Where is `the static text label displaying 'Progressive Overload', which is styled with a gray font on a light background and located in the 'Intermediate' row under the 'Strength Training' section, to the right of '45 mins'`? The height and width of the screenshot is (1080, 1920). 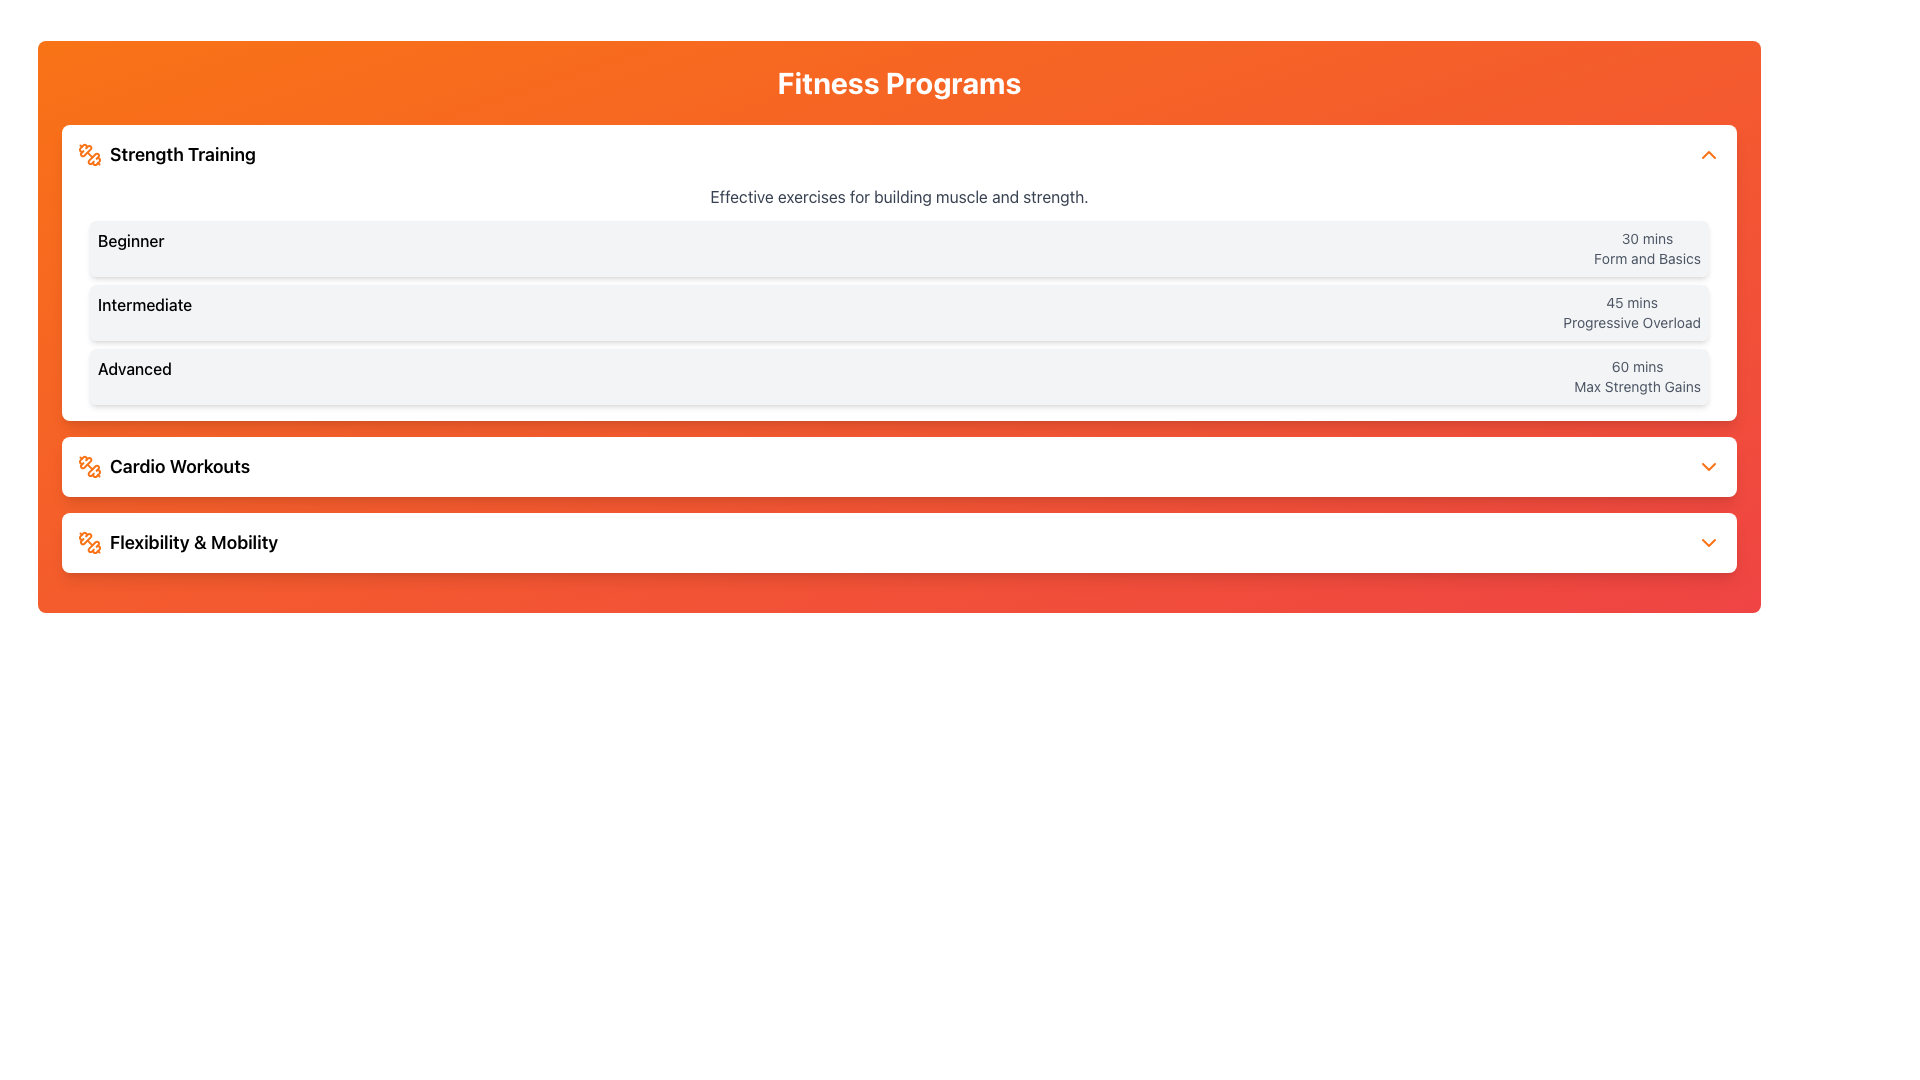 the static text label displaying 'Progressive Overload', which is styled with a gray font on a light background and located in the 'Intermediate' row under the 'Strength Training' section, to the right of '45 mins' is located at coordinates (1632, 322).